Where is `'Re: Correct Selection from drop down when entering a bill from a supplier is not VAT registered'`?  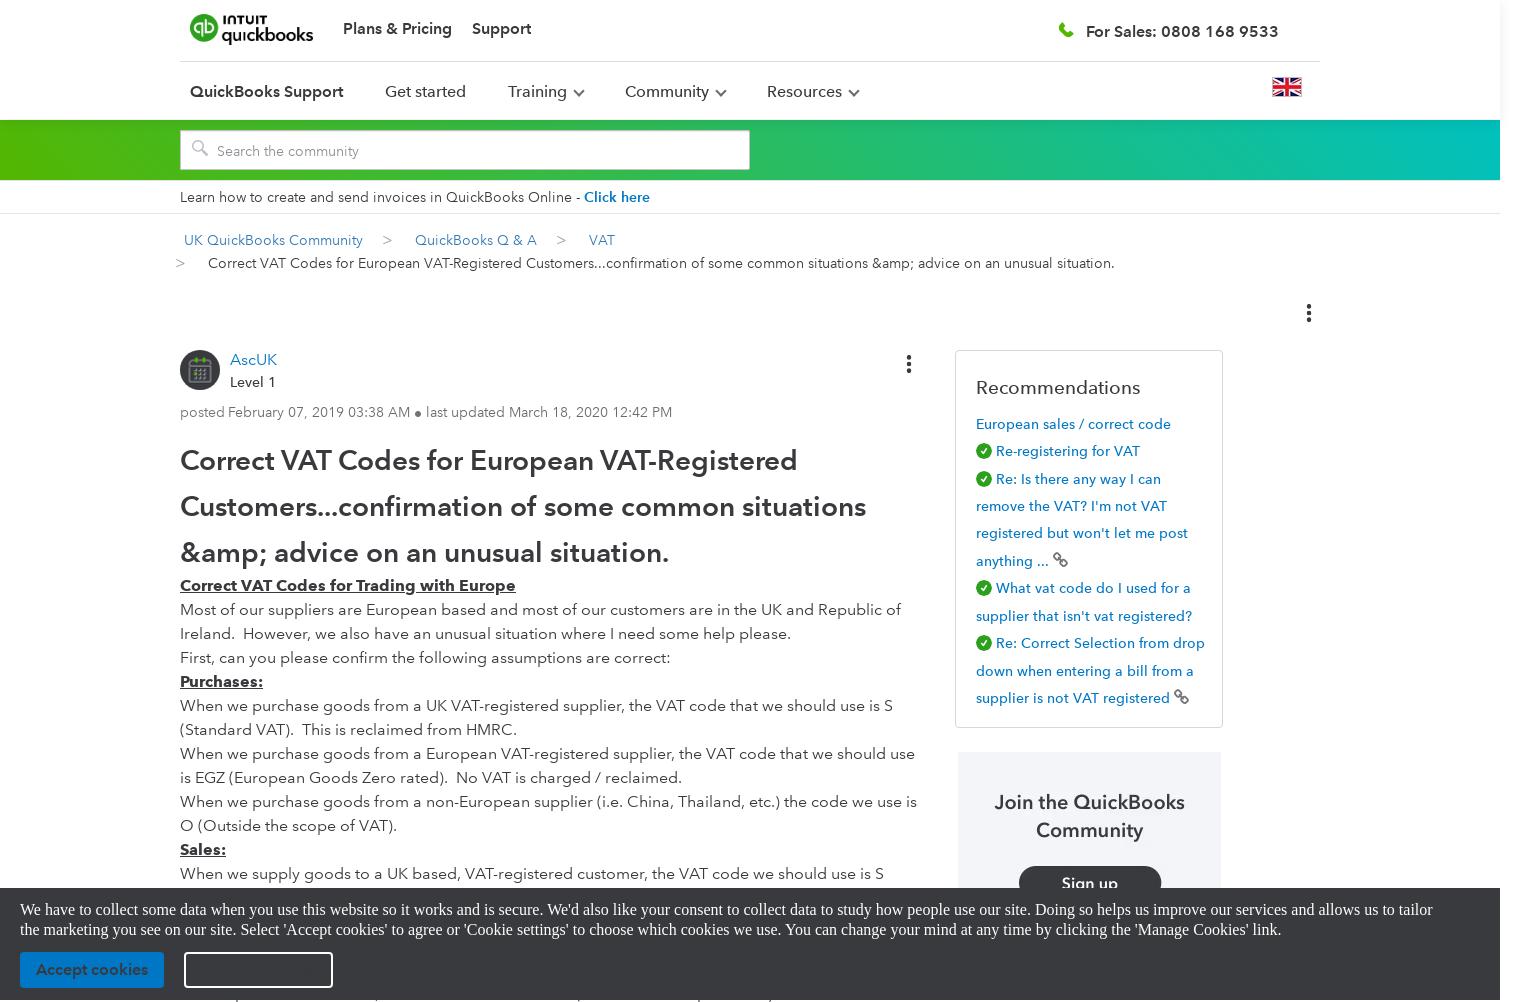 'Re: Correct Selection from drop down when entering a bill from a supplier is not VAT registered' is located at coordinates (1089, 670).